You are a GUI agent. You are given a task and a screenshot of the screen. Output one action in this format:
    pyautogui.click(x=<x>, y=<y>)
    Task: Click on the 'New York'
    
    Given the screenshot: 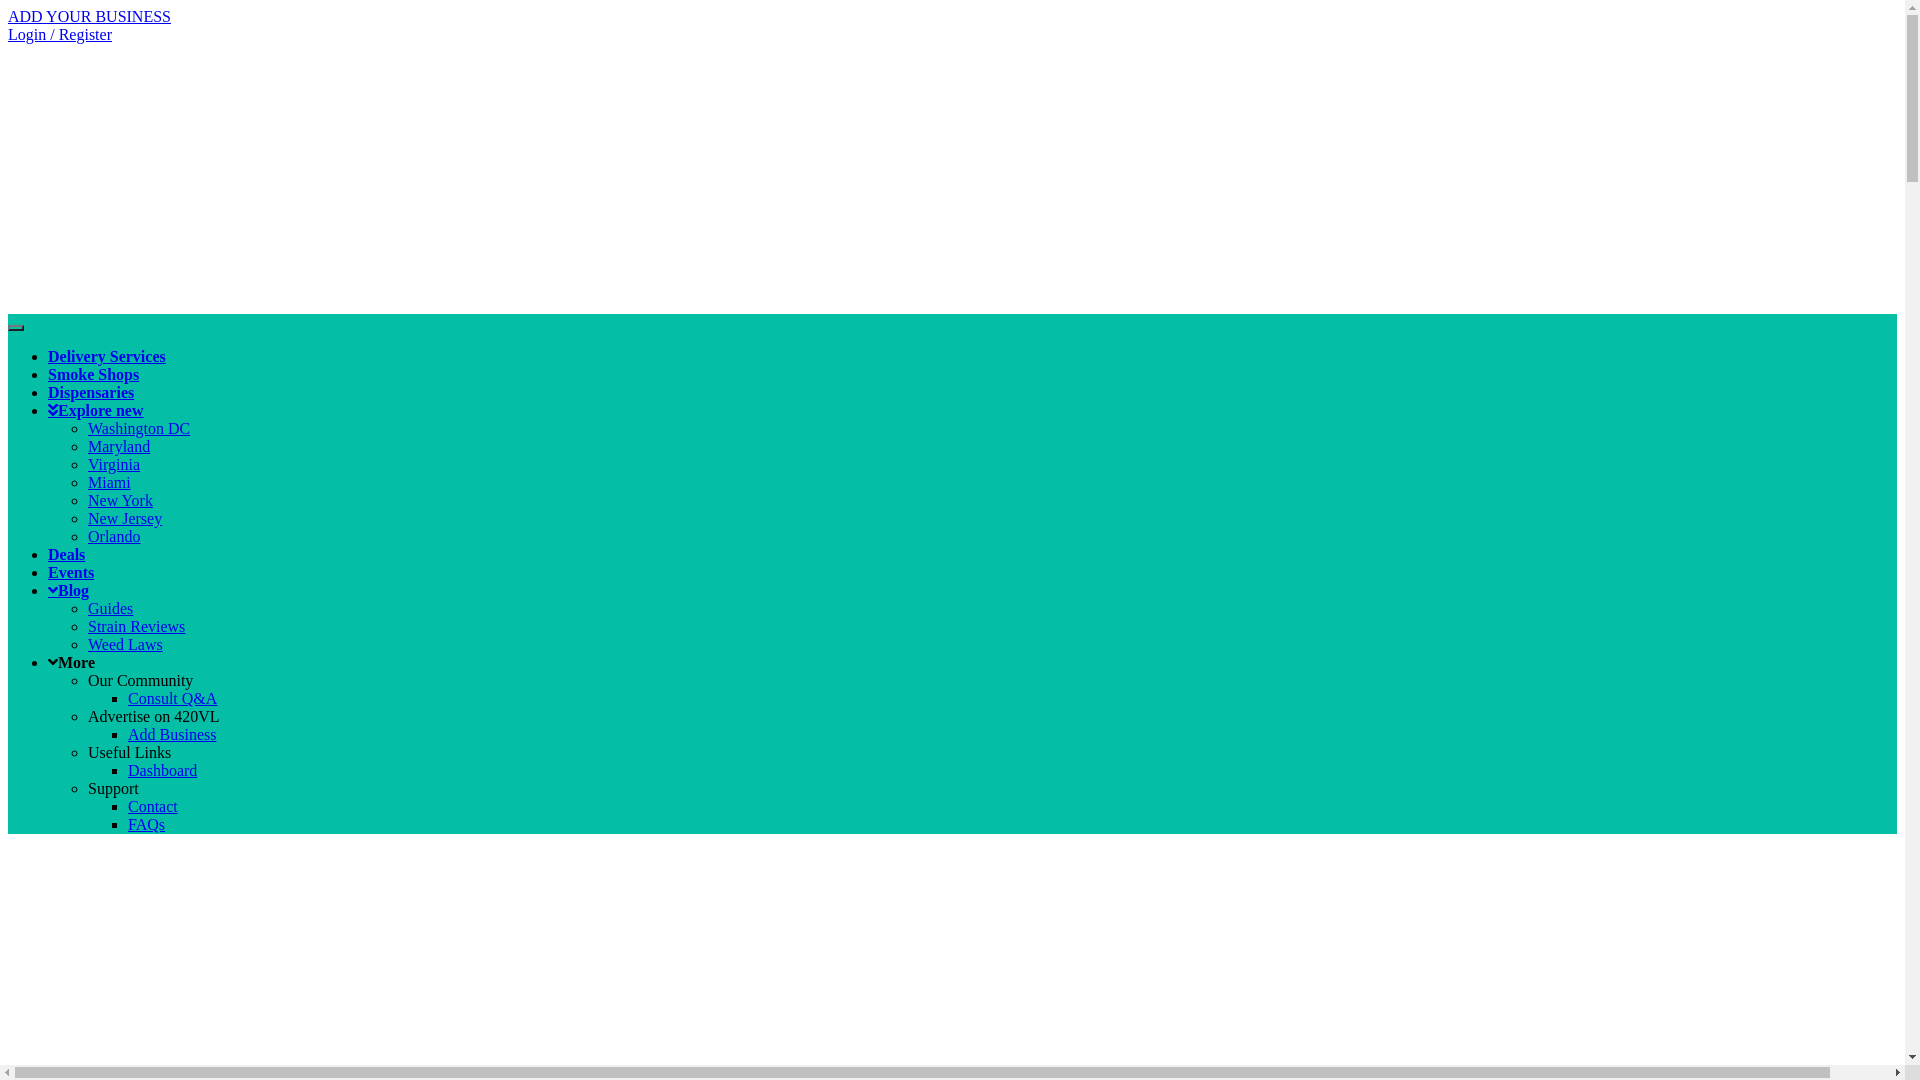 What is the action you would take?
    pyautogui.click(x=119, y=499)
    